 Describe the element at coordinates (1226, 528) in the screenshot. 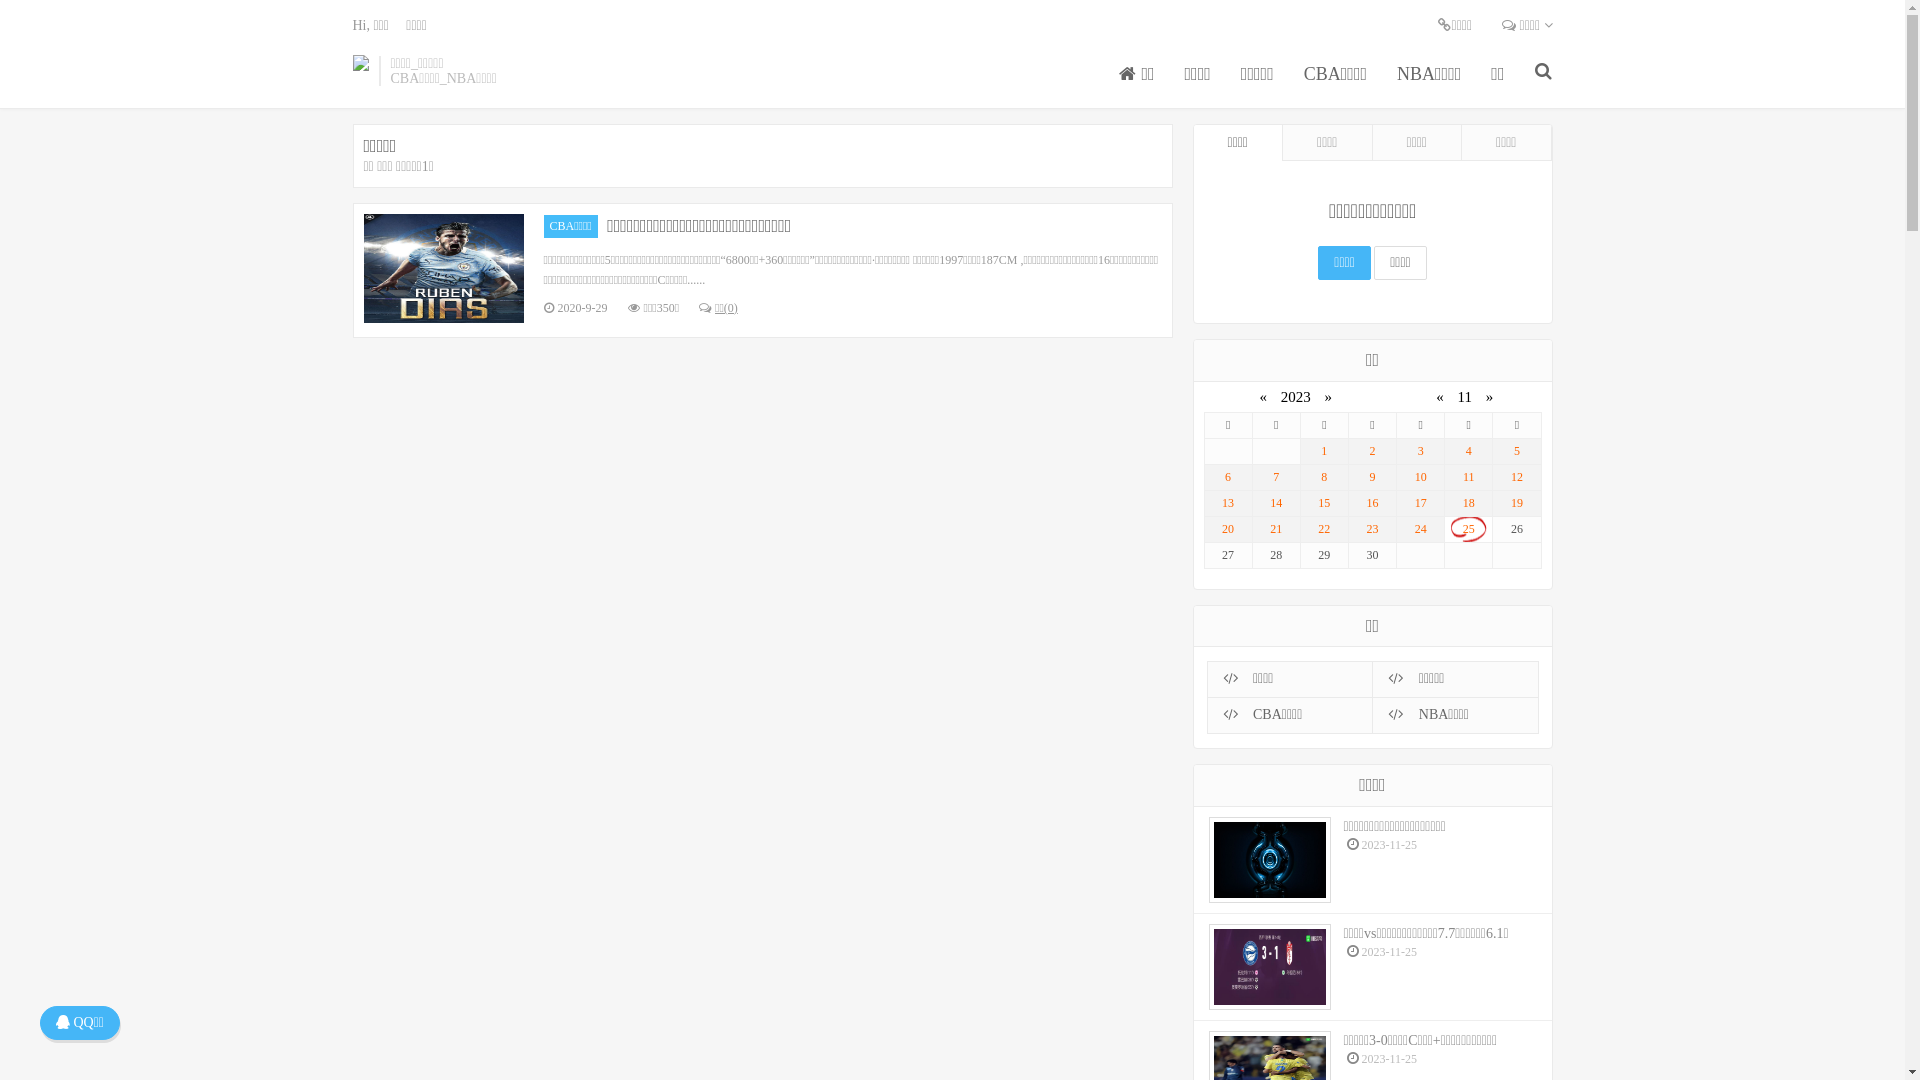

I see `'20'` at that location.